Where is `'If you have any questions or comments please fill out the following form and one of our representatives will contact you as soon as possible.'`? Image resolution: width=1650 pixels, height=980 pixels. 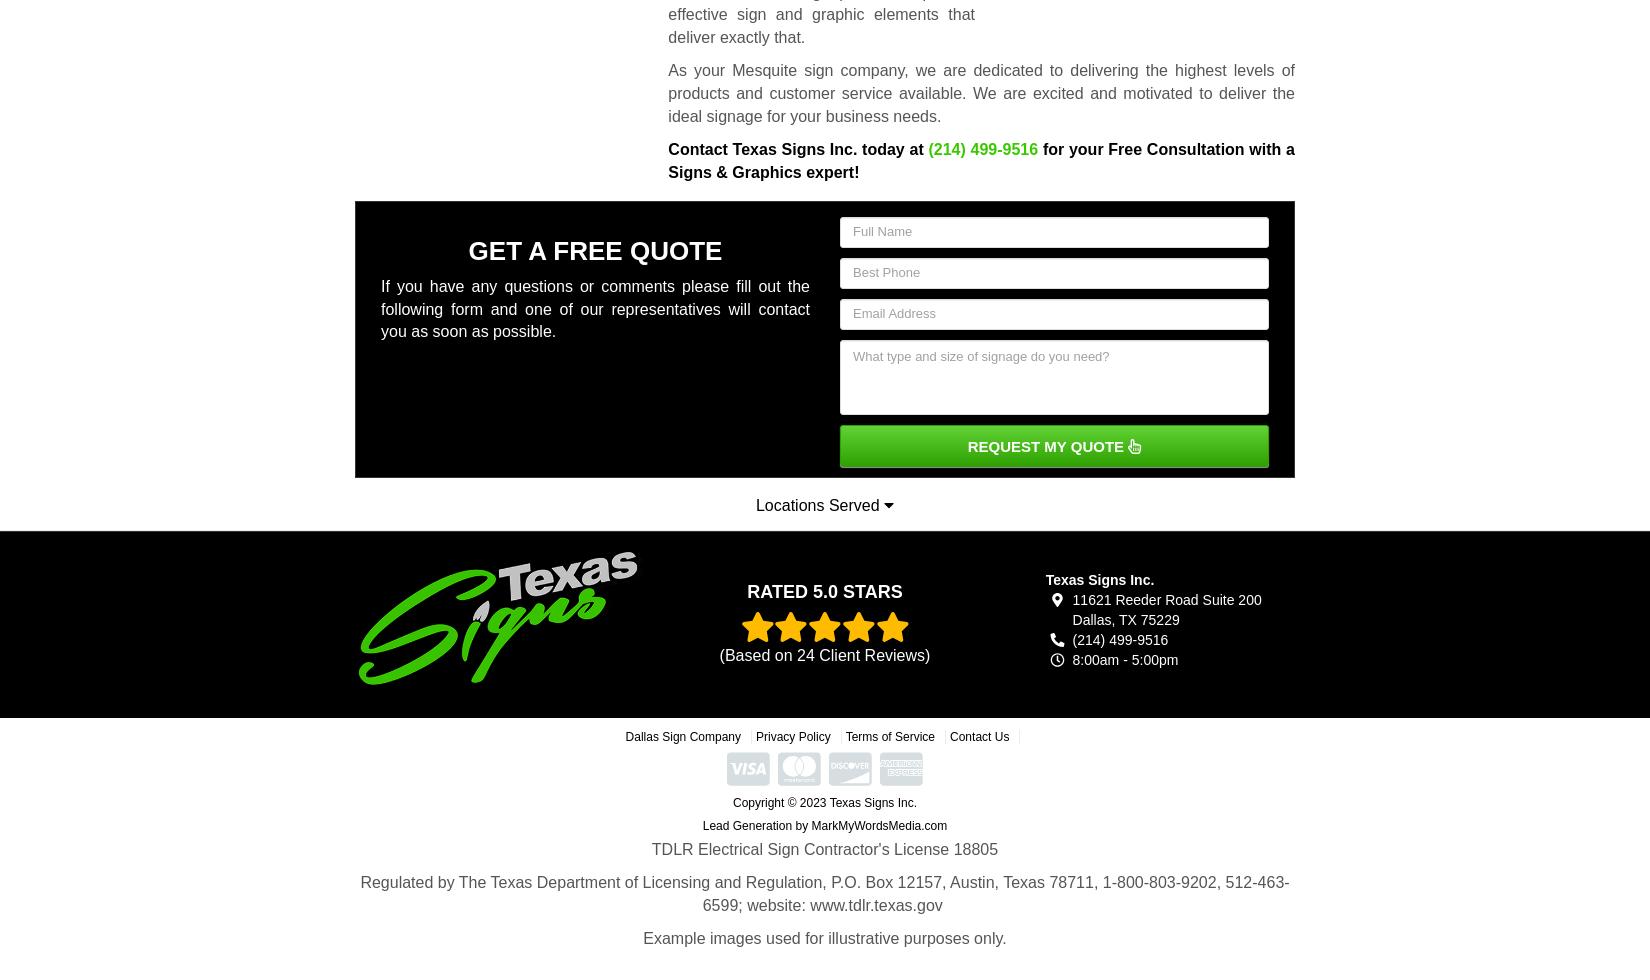
'If you have any questions or comments please fill out the following form and one of our representatives will contact you as soon as possible.' is located at coordinates (594, 308).